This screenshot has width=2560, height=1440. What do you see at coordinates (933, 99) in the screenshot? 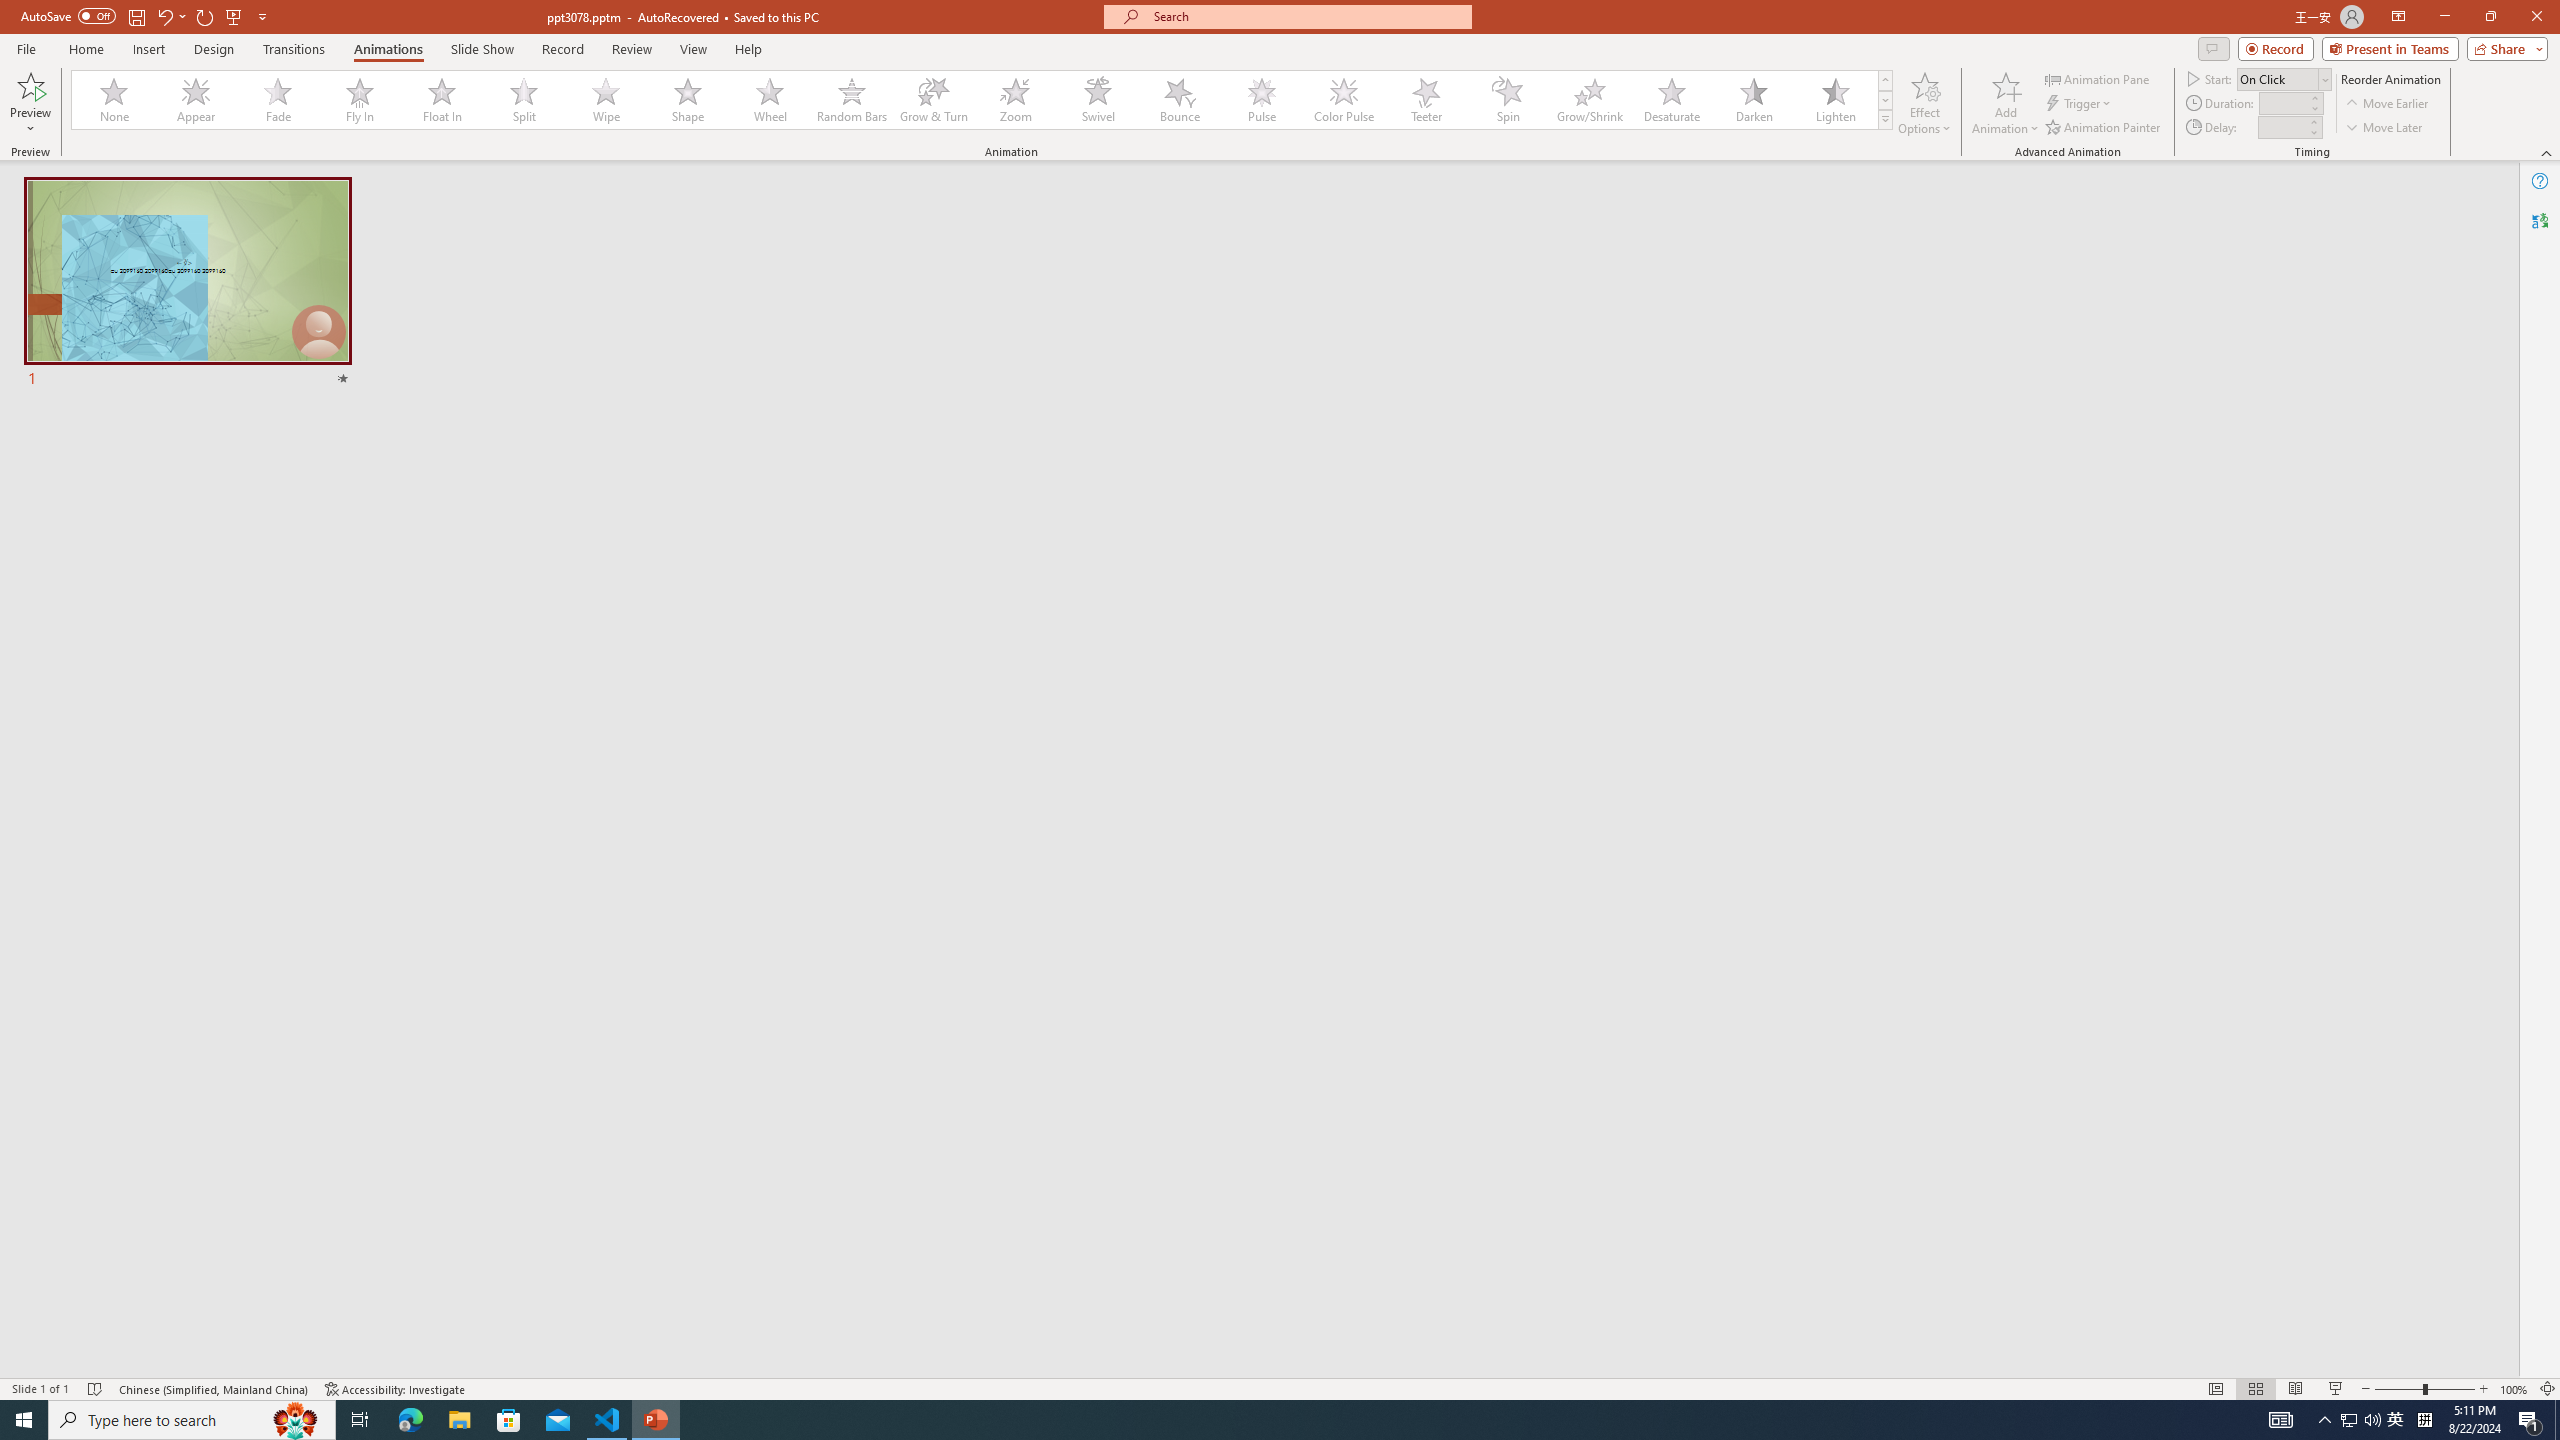
I see `'Grow & Turn'` at bounding box center [933, 99].